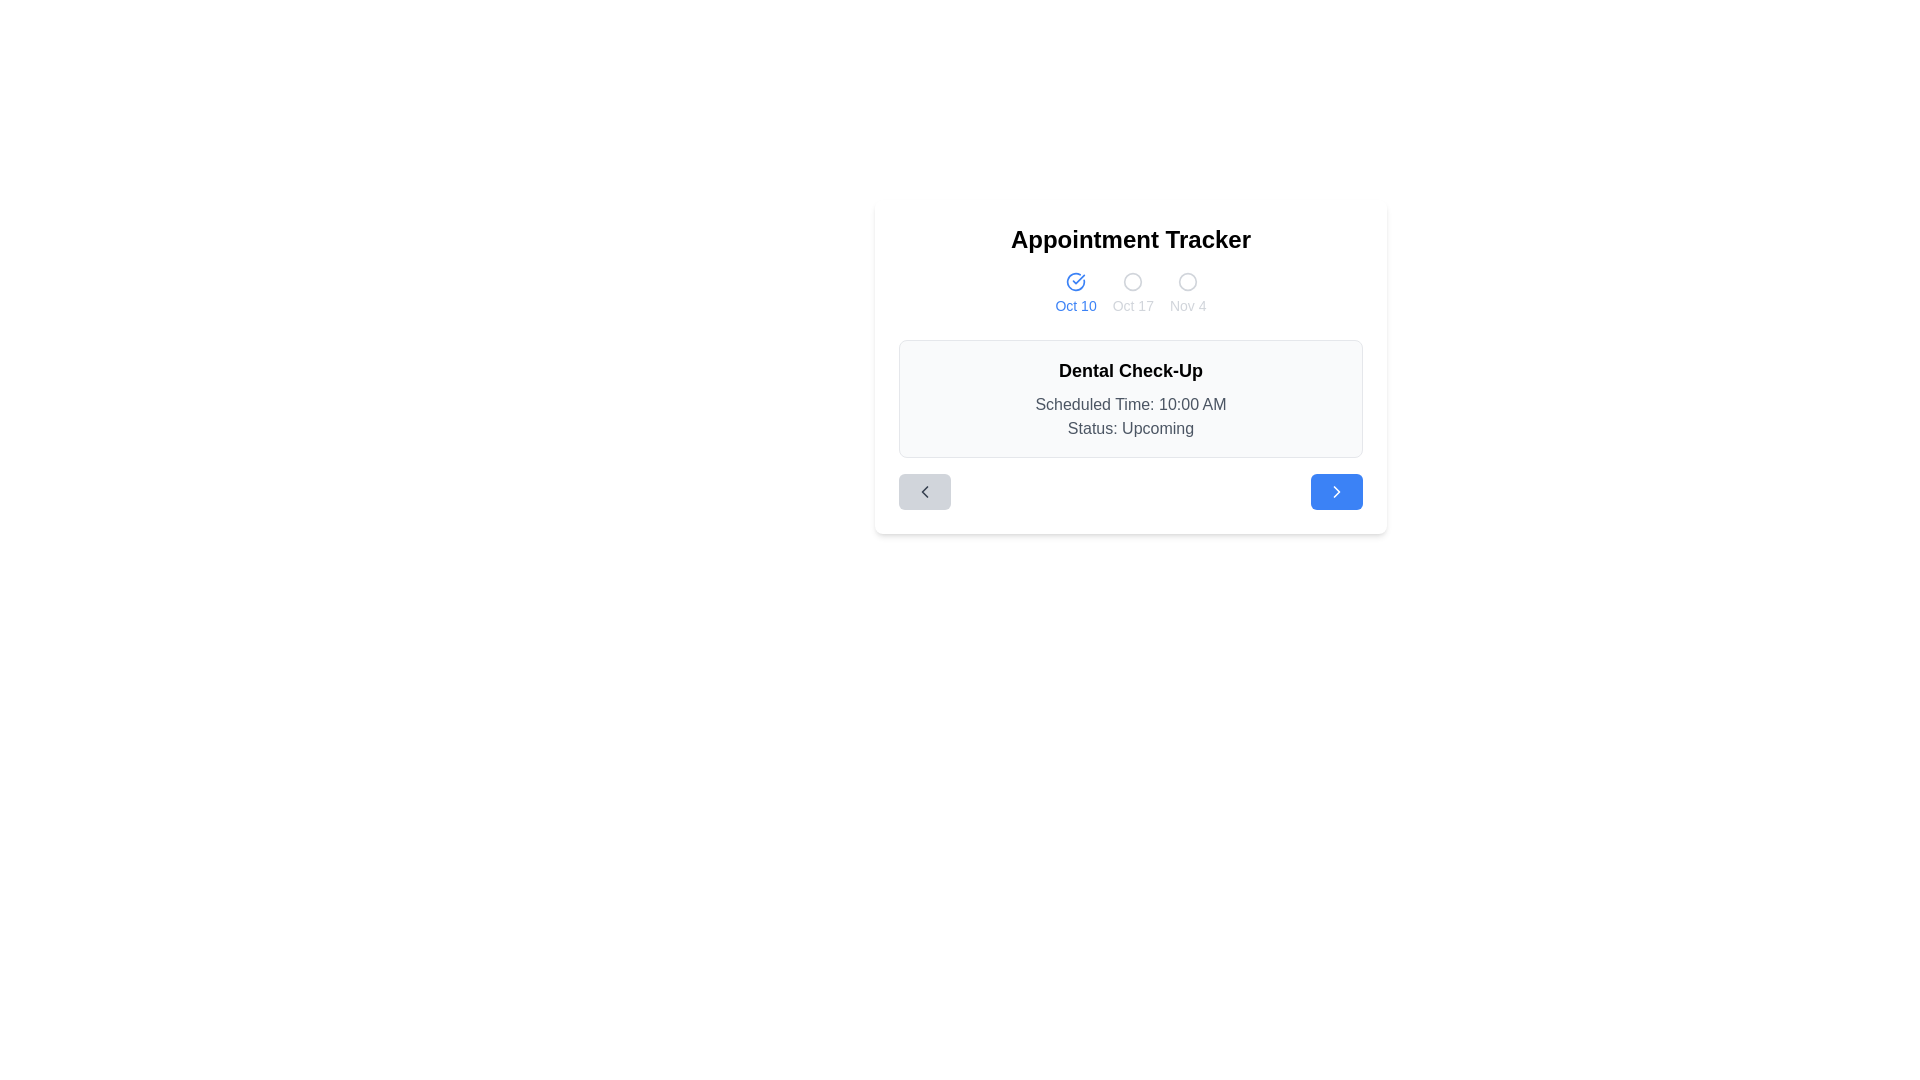 This screenshot has width=1920, height=1080. What do you see at coordinates (1075, 281) in the screenshot?
I see `the checked state icon that indicates the selection for the date 'Oct 10'` at bounding box center [1075, 281].